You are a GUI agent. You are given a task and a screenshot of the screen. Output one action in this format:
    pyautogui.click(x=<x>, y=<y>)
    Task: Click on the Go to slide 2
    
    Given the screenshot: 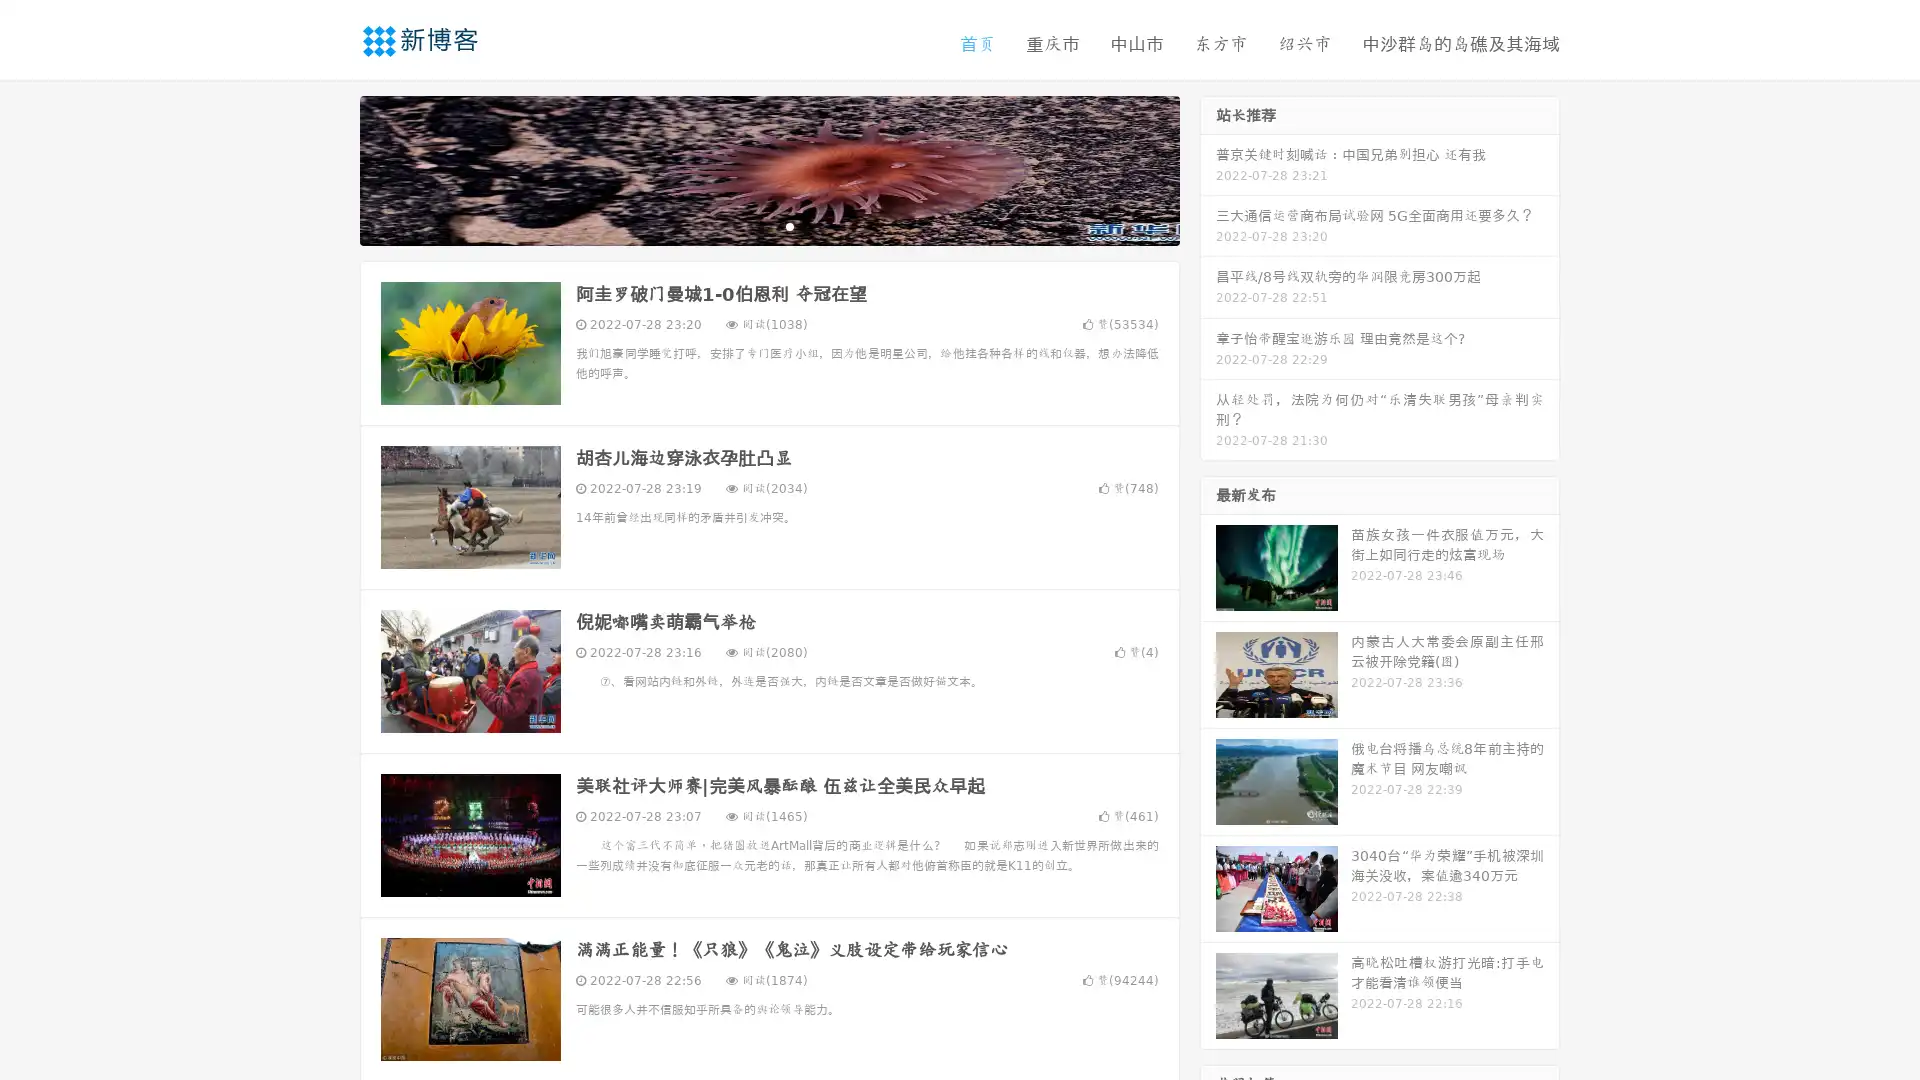 What is the action you would take?
    pyautogui.click(x=768, y=225)
    